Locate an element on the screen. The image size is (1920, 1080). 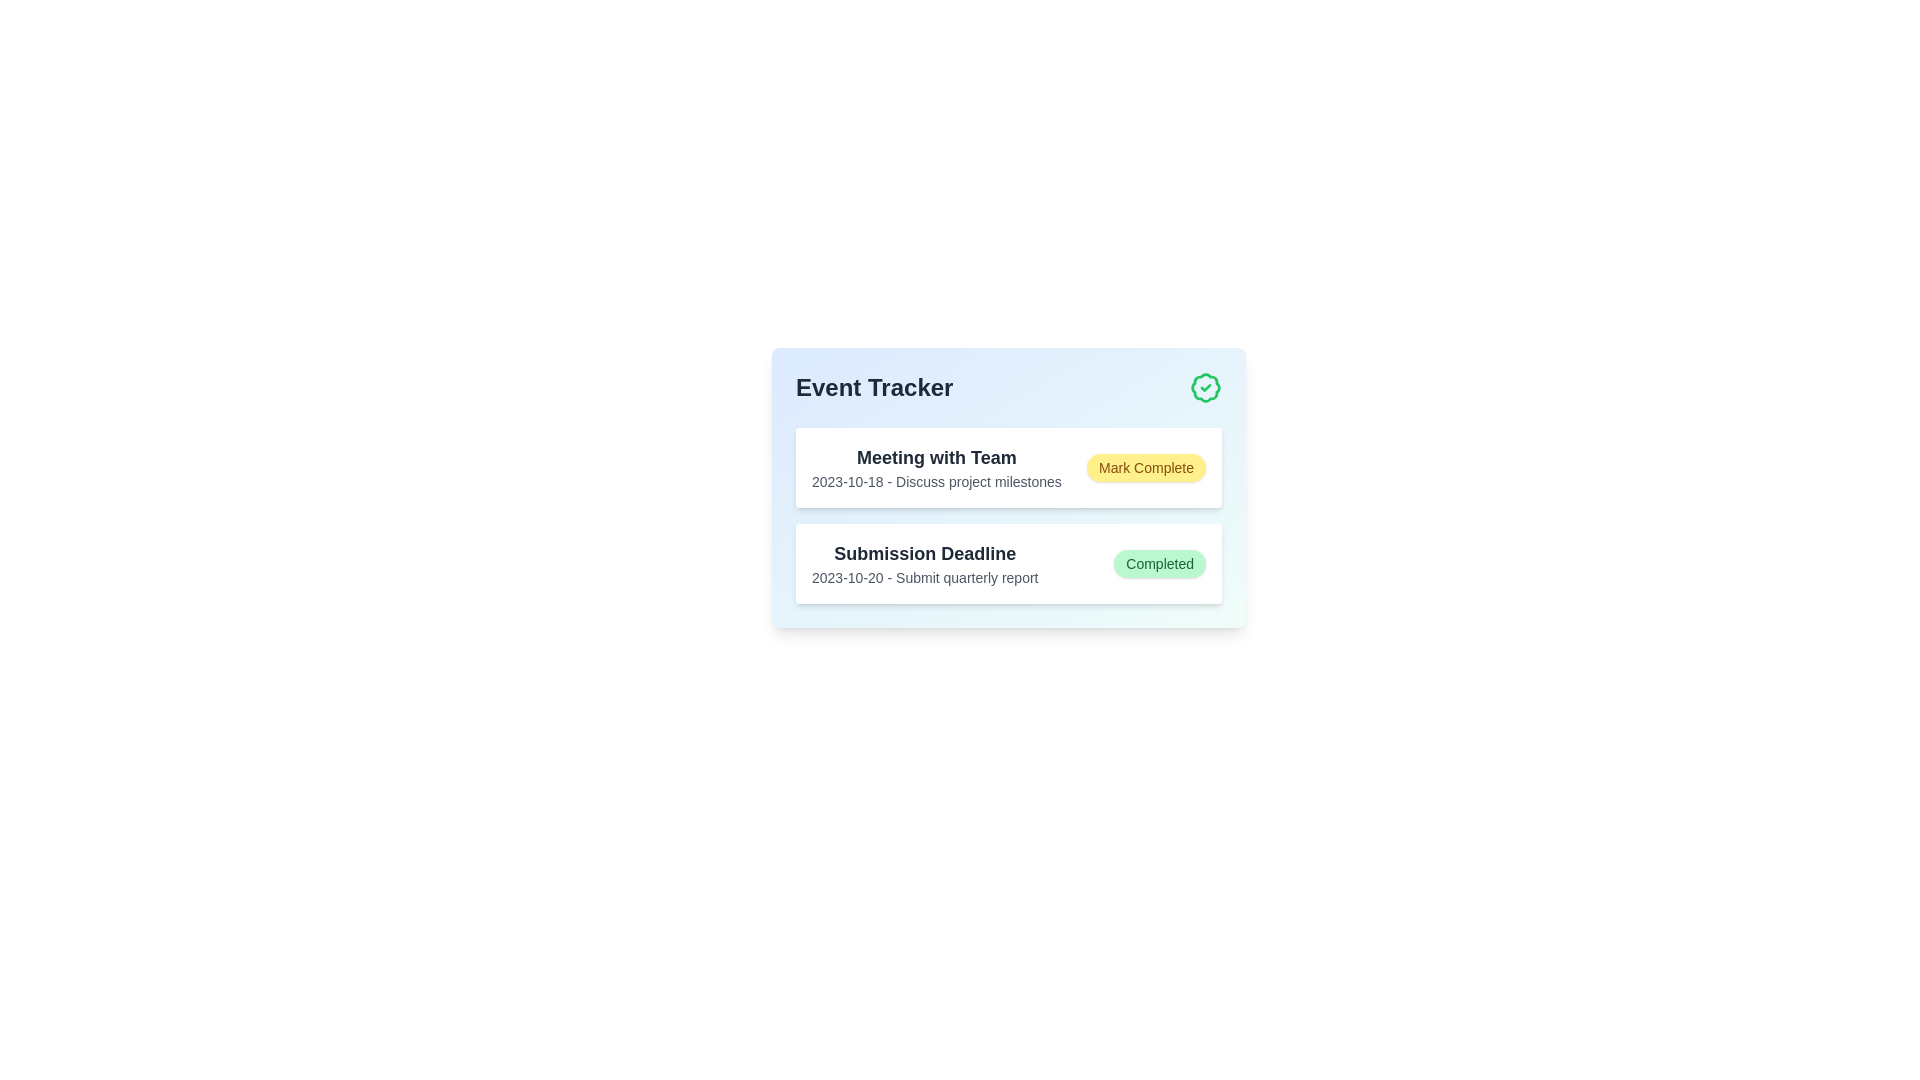
the rounded rectangular badge with a green background displaying the text 'Completed' is located at coordinates (1160, 563).